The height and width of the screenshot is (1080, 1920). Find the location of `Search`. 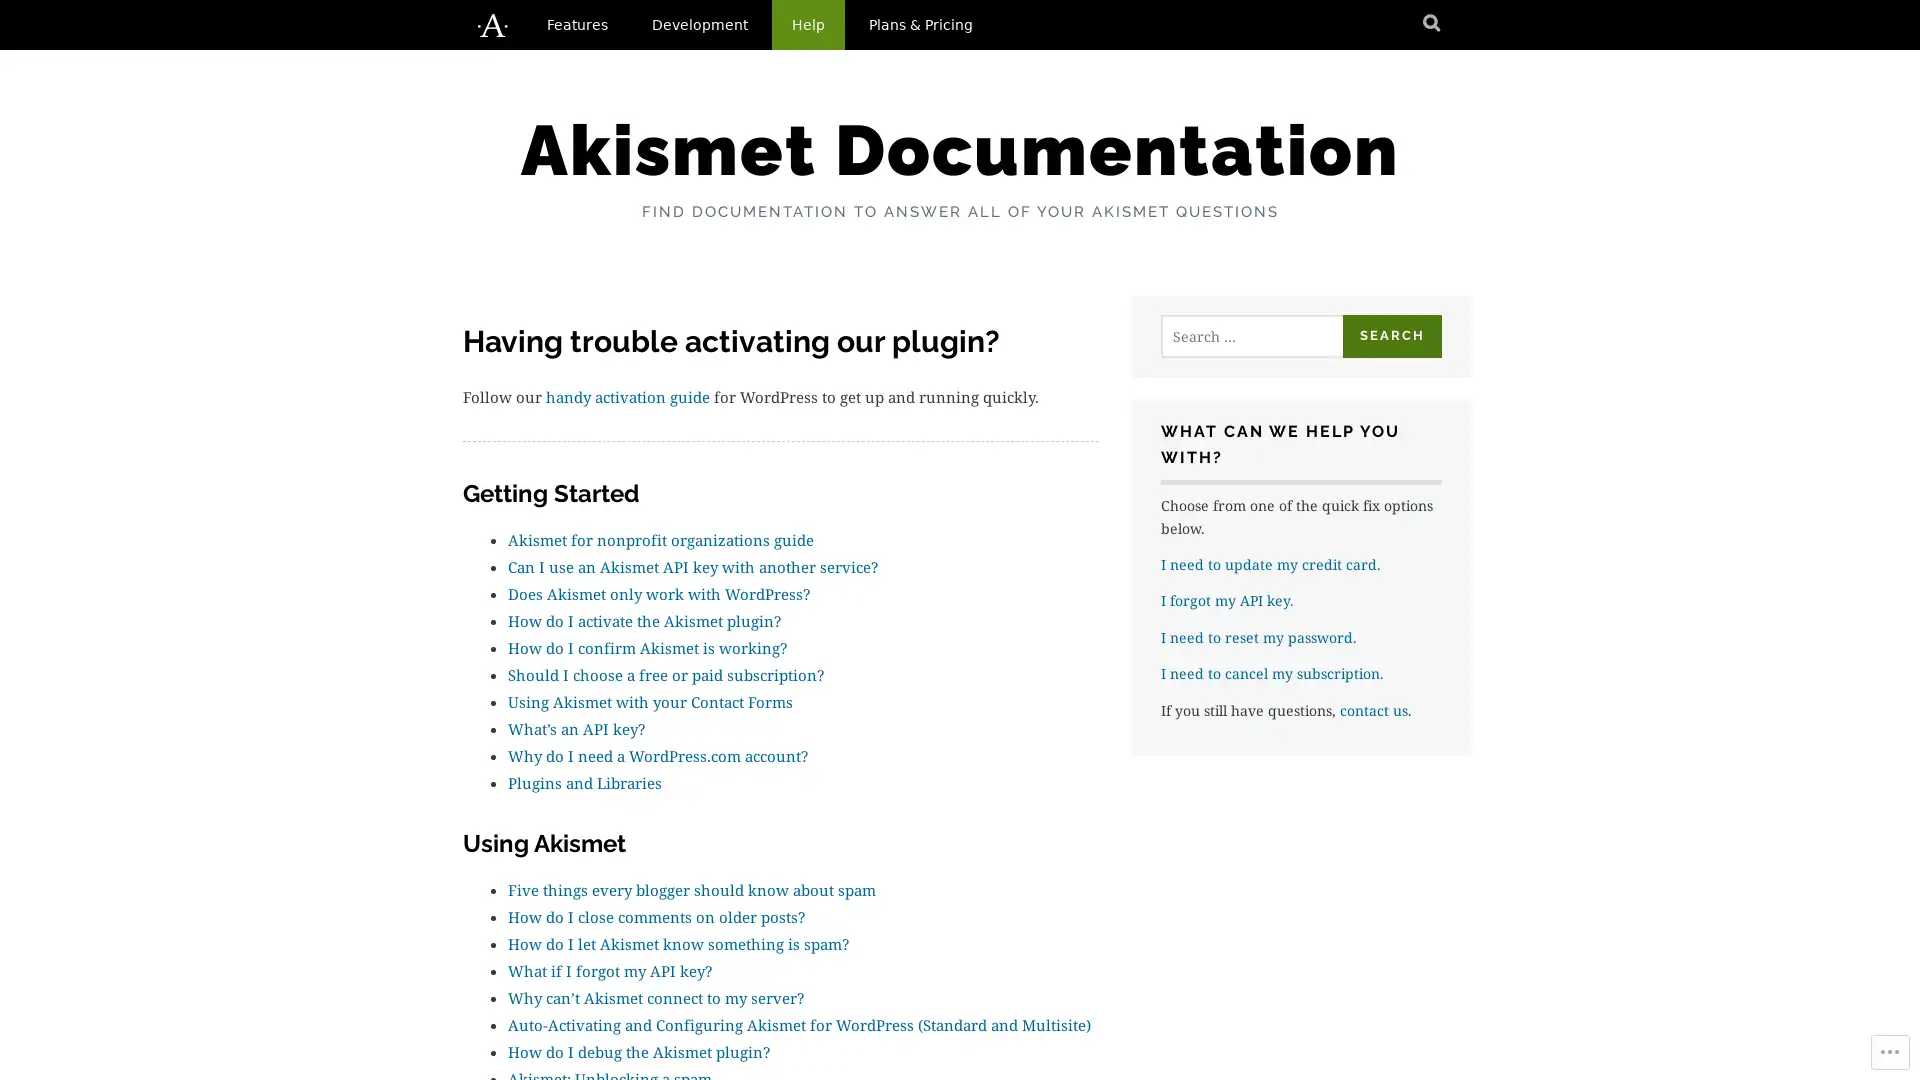

Search is located at coordinates (1391, 335).